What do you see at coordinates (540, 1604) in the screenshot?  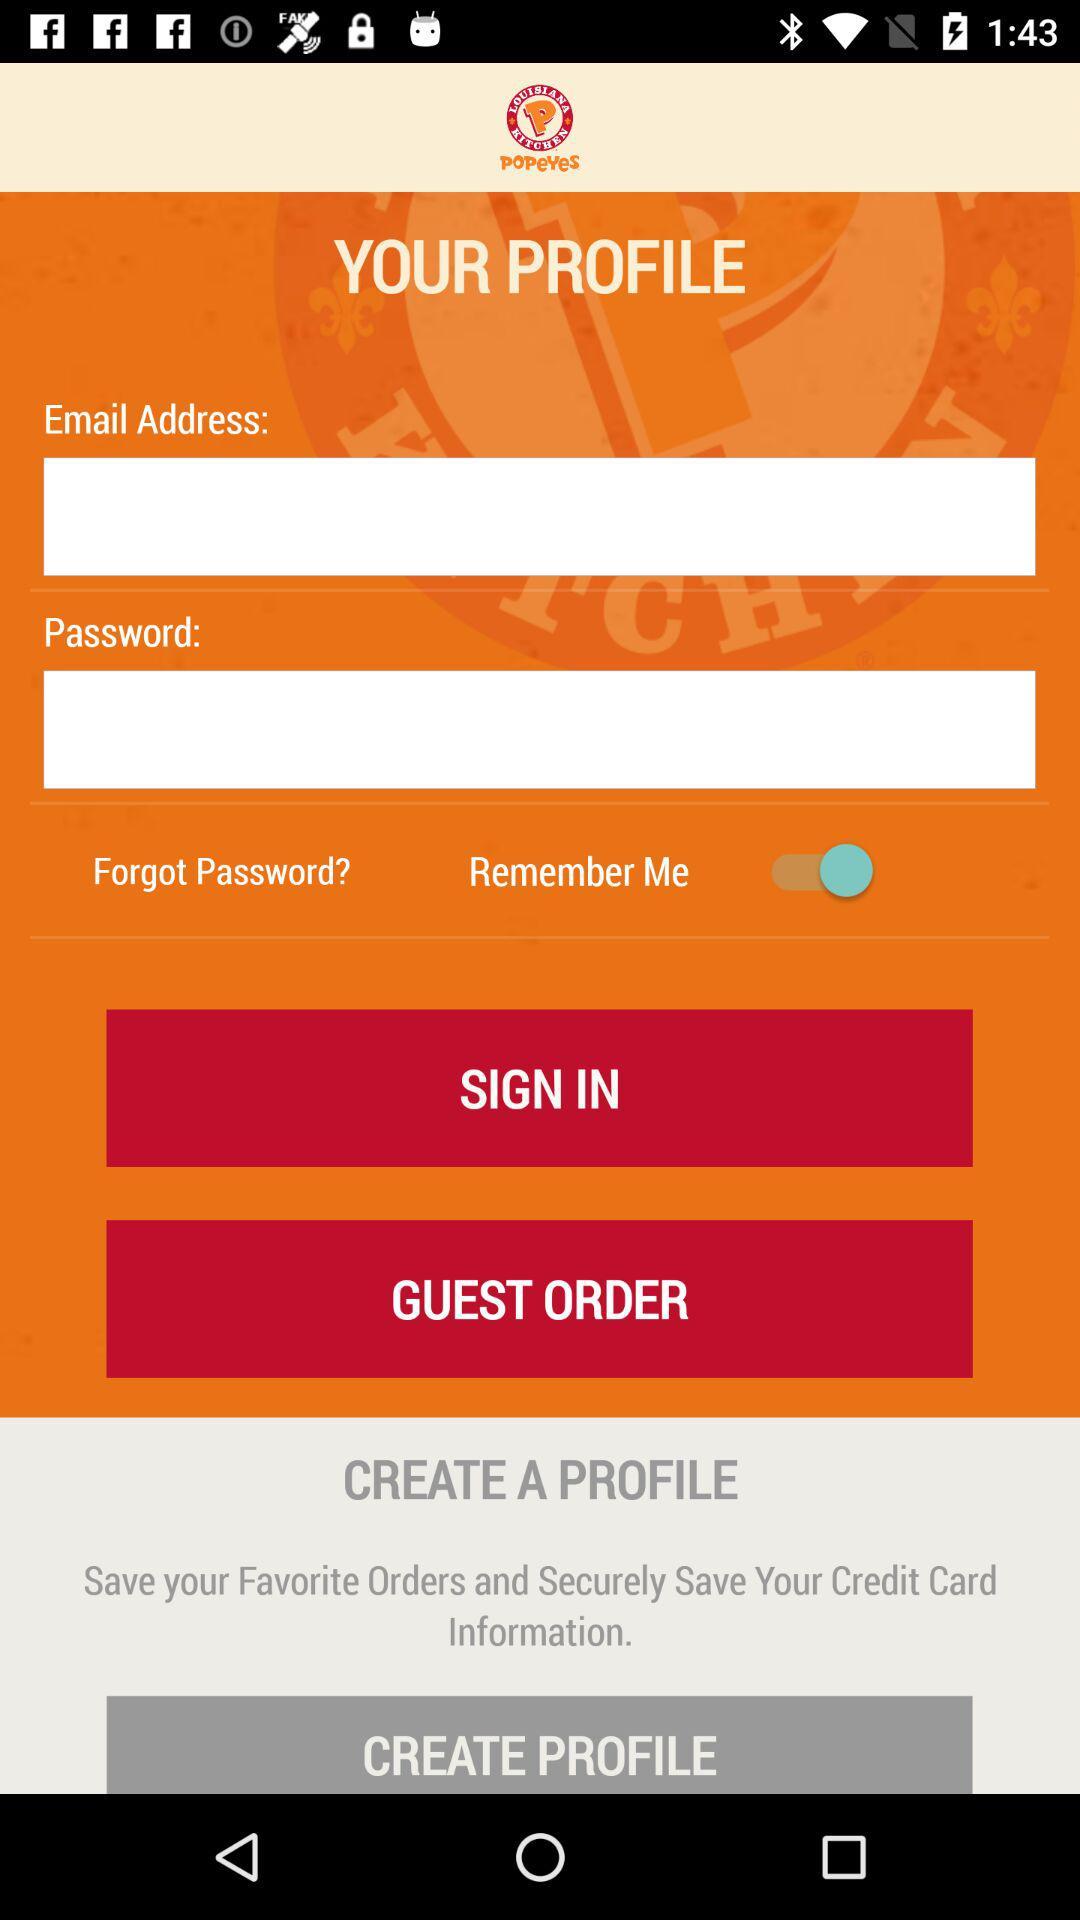 I see `the save your favorite icon` at bounding box center [540, 1604].